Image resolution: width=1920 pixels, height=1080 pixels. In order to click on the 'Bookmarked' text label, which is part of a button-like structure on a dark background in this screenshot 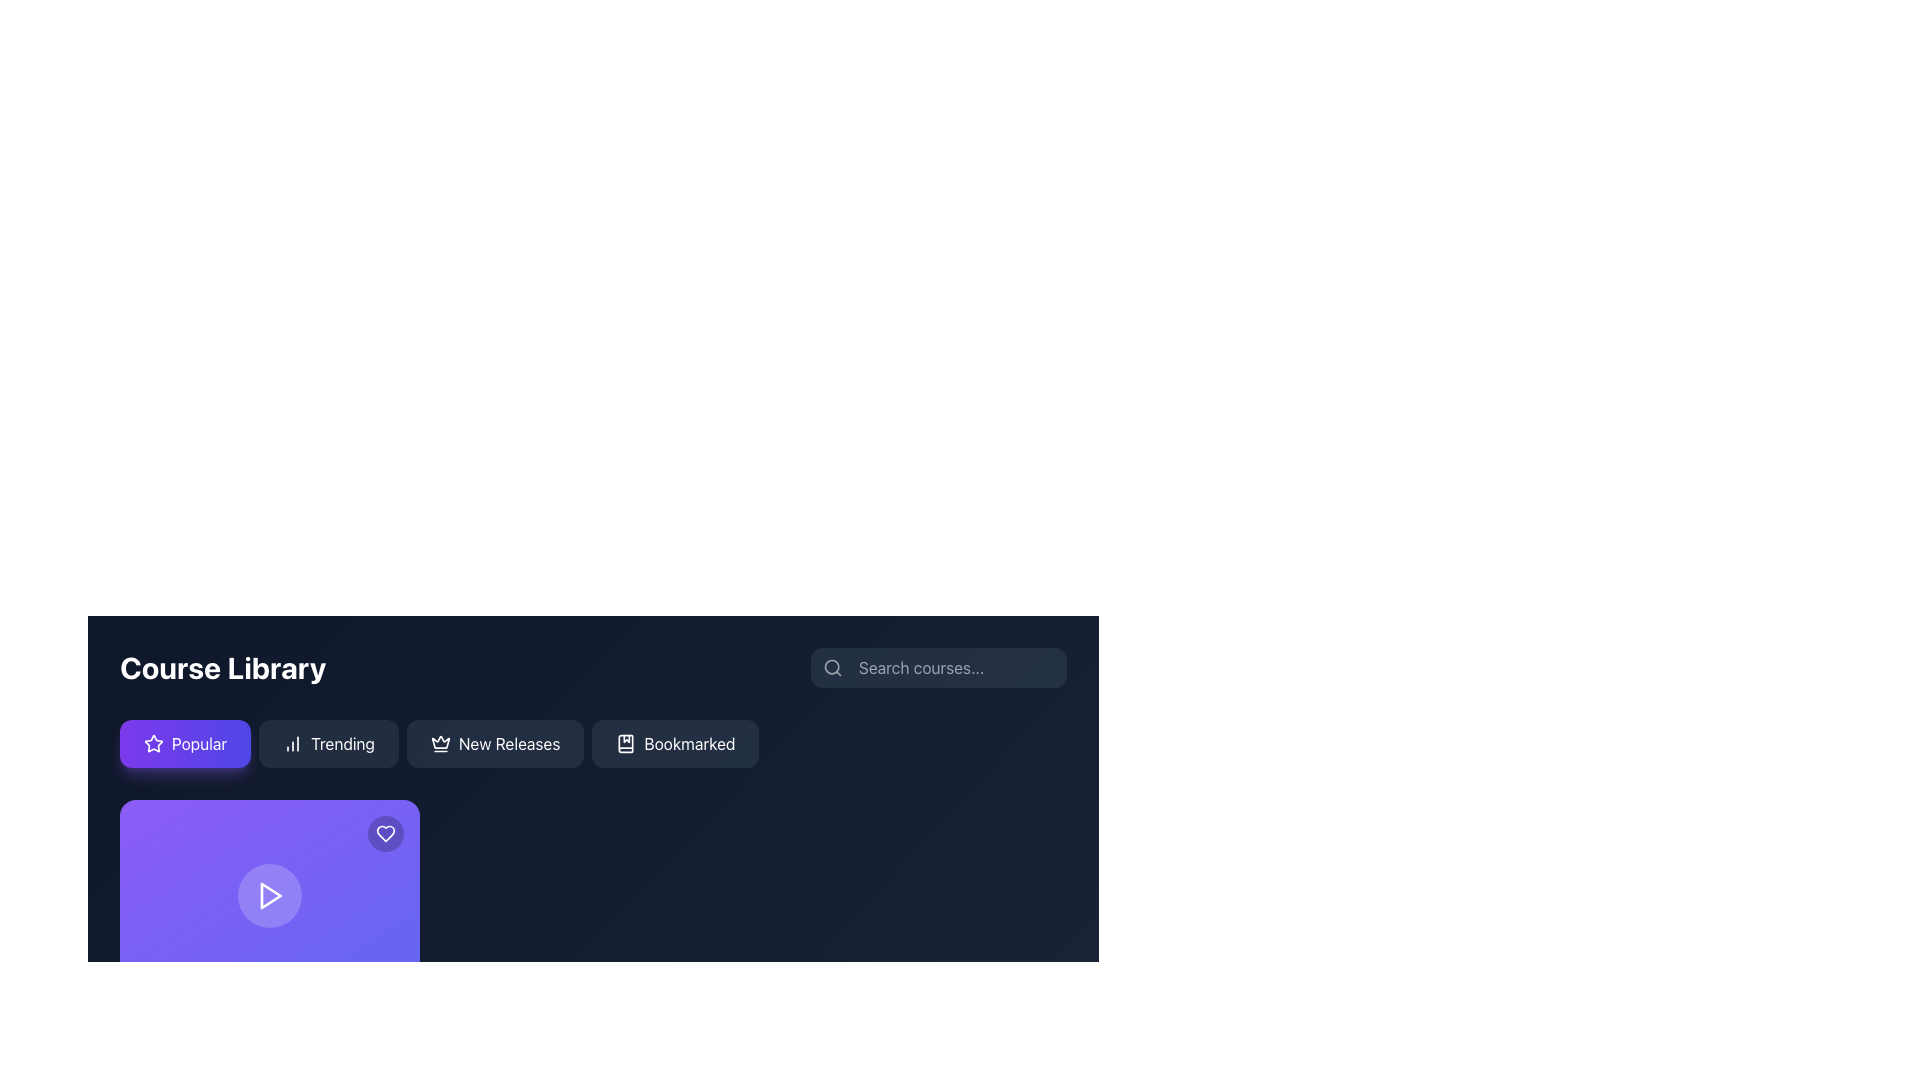, I will do `click(689, 744)`.